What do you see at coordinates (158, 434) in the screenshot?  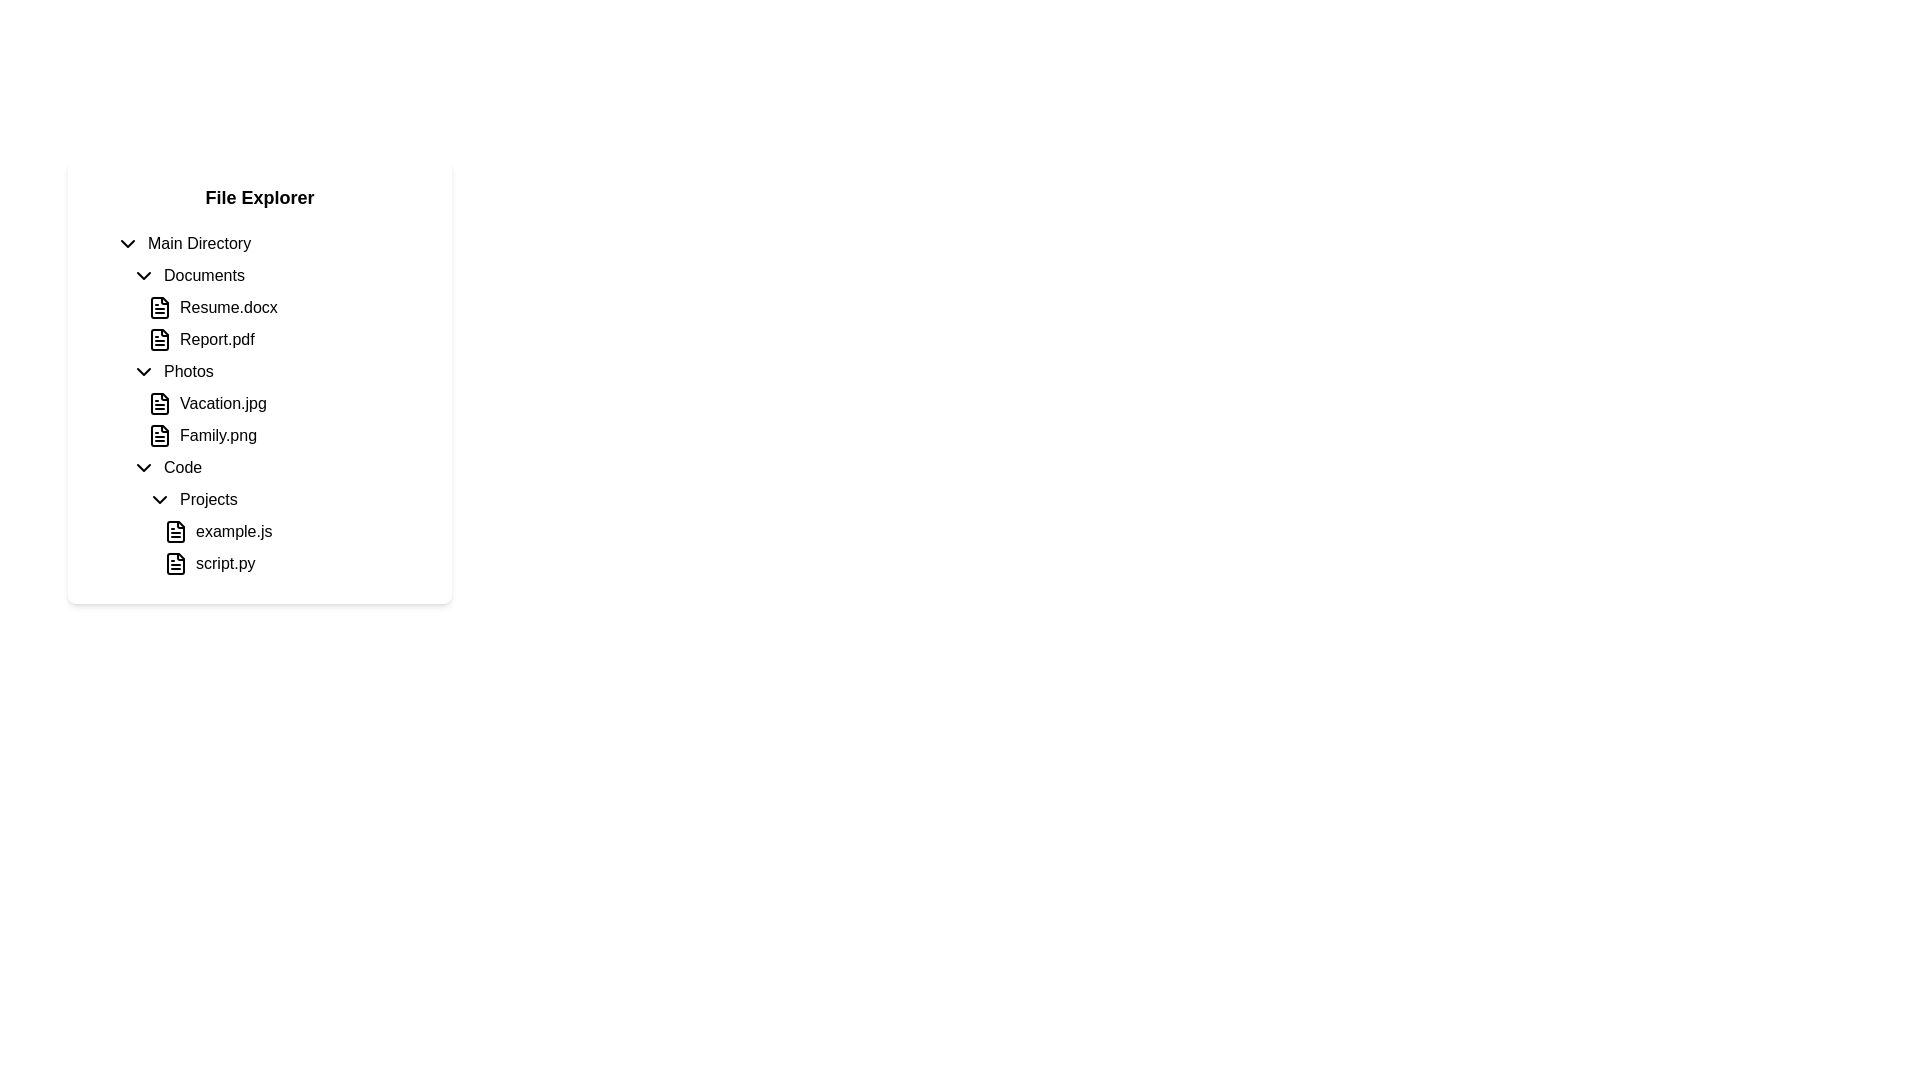 I see `the icon representing the file 'Family.png'` at bounding box center [158, 434].